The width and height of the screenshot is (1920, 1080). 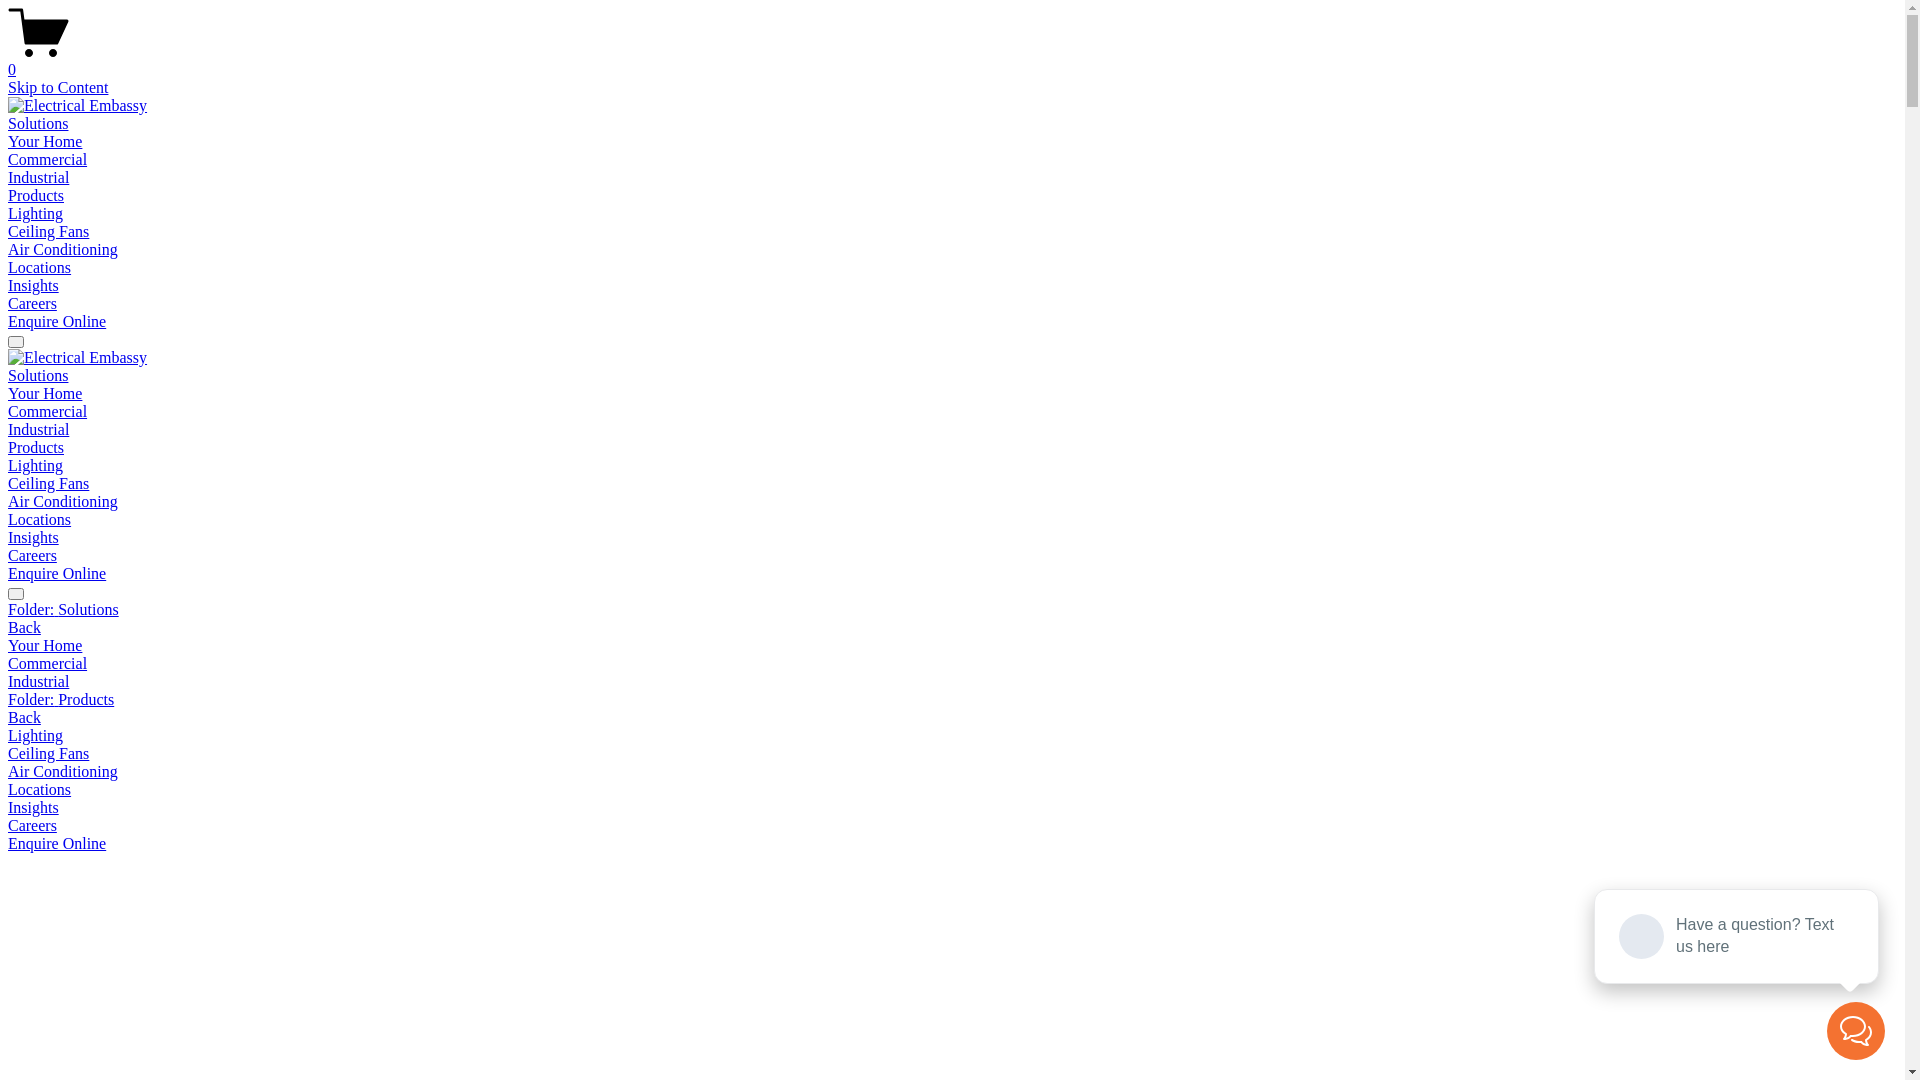 What do you see at coordinates (951, 645) in the screenshot?
I see `'Your Home'` at bounding box center [951, 645].